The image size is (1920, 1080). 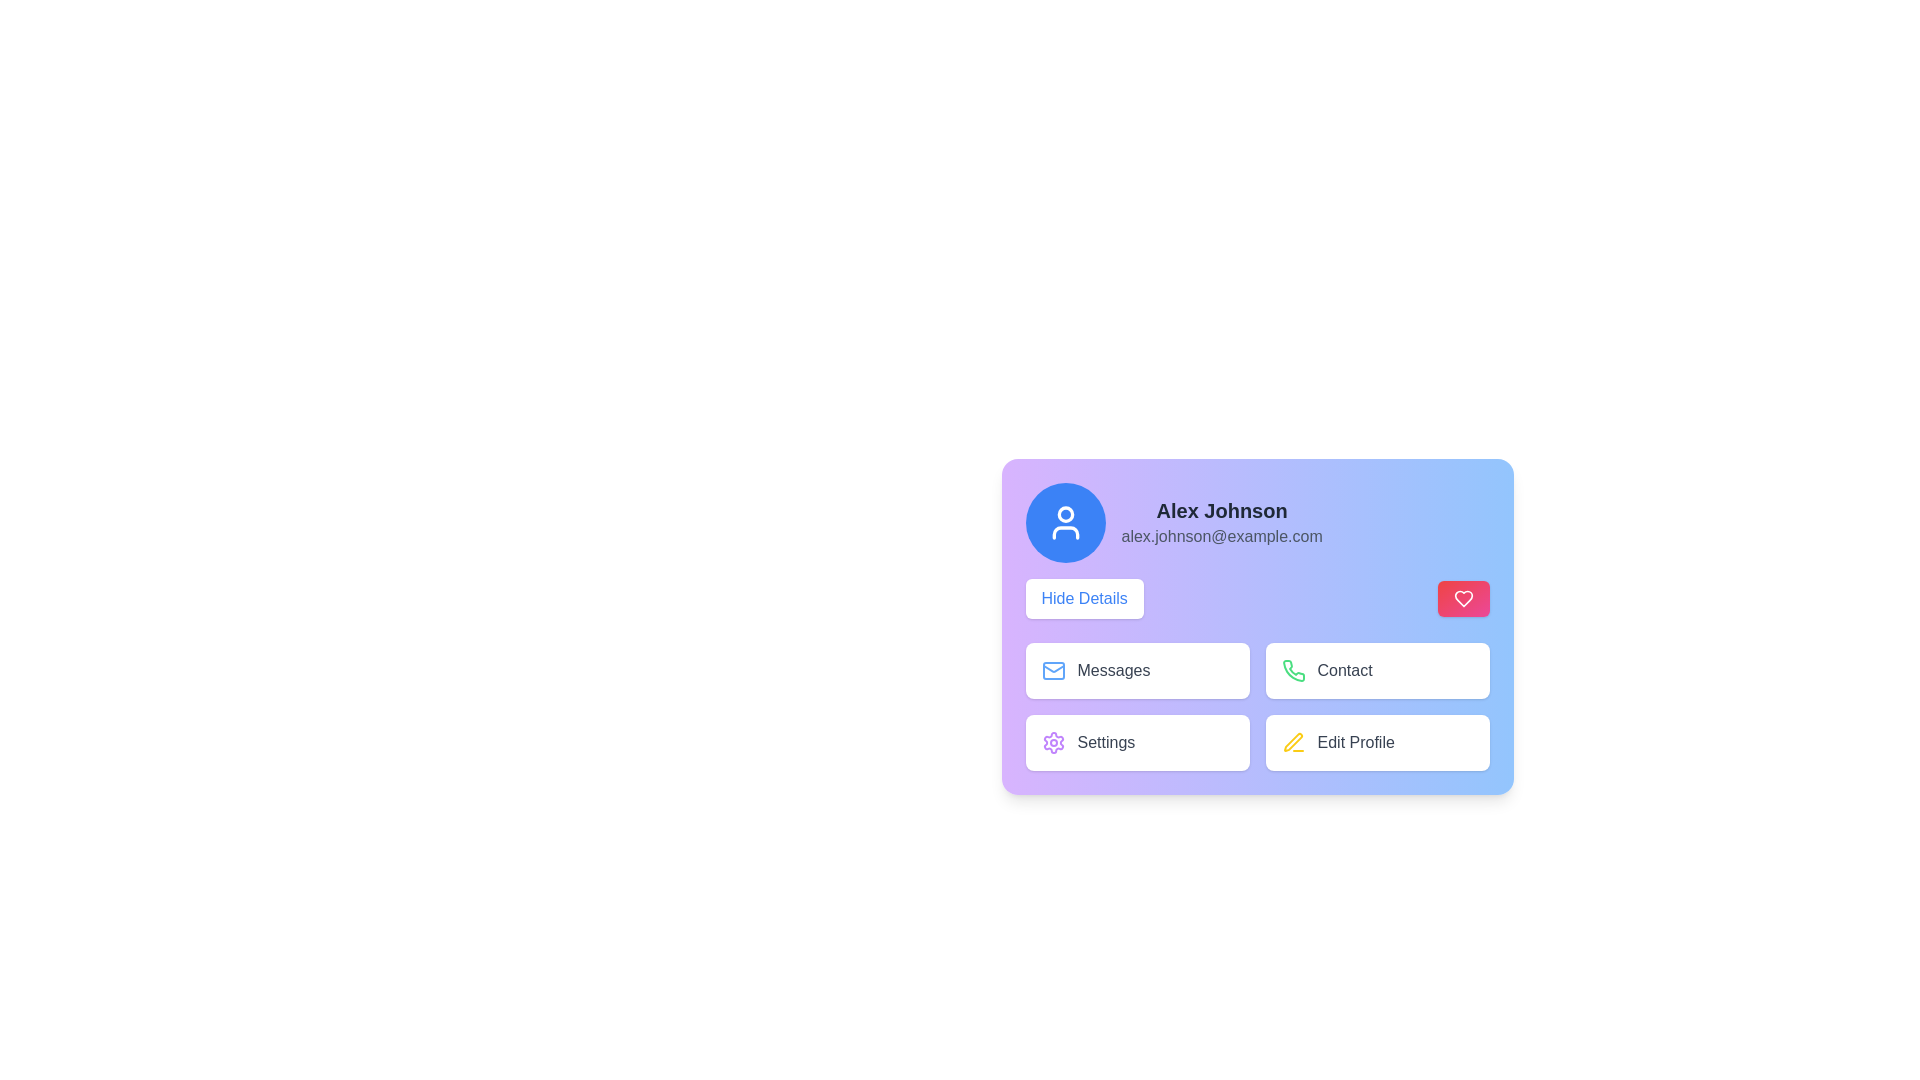 I want to click on the static text element displaying the email 'alex.johnson@example.com', which is styled in gray and positioned beneath the bold title 'Alex Johnson' within the card interface, so click(x=1221, y=535).